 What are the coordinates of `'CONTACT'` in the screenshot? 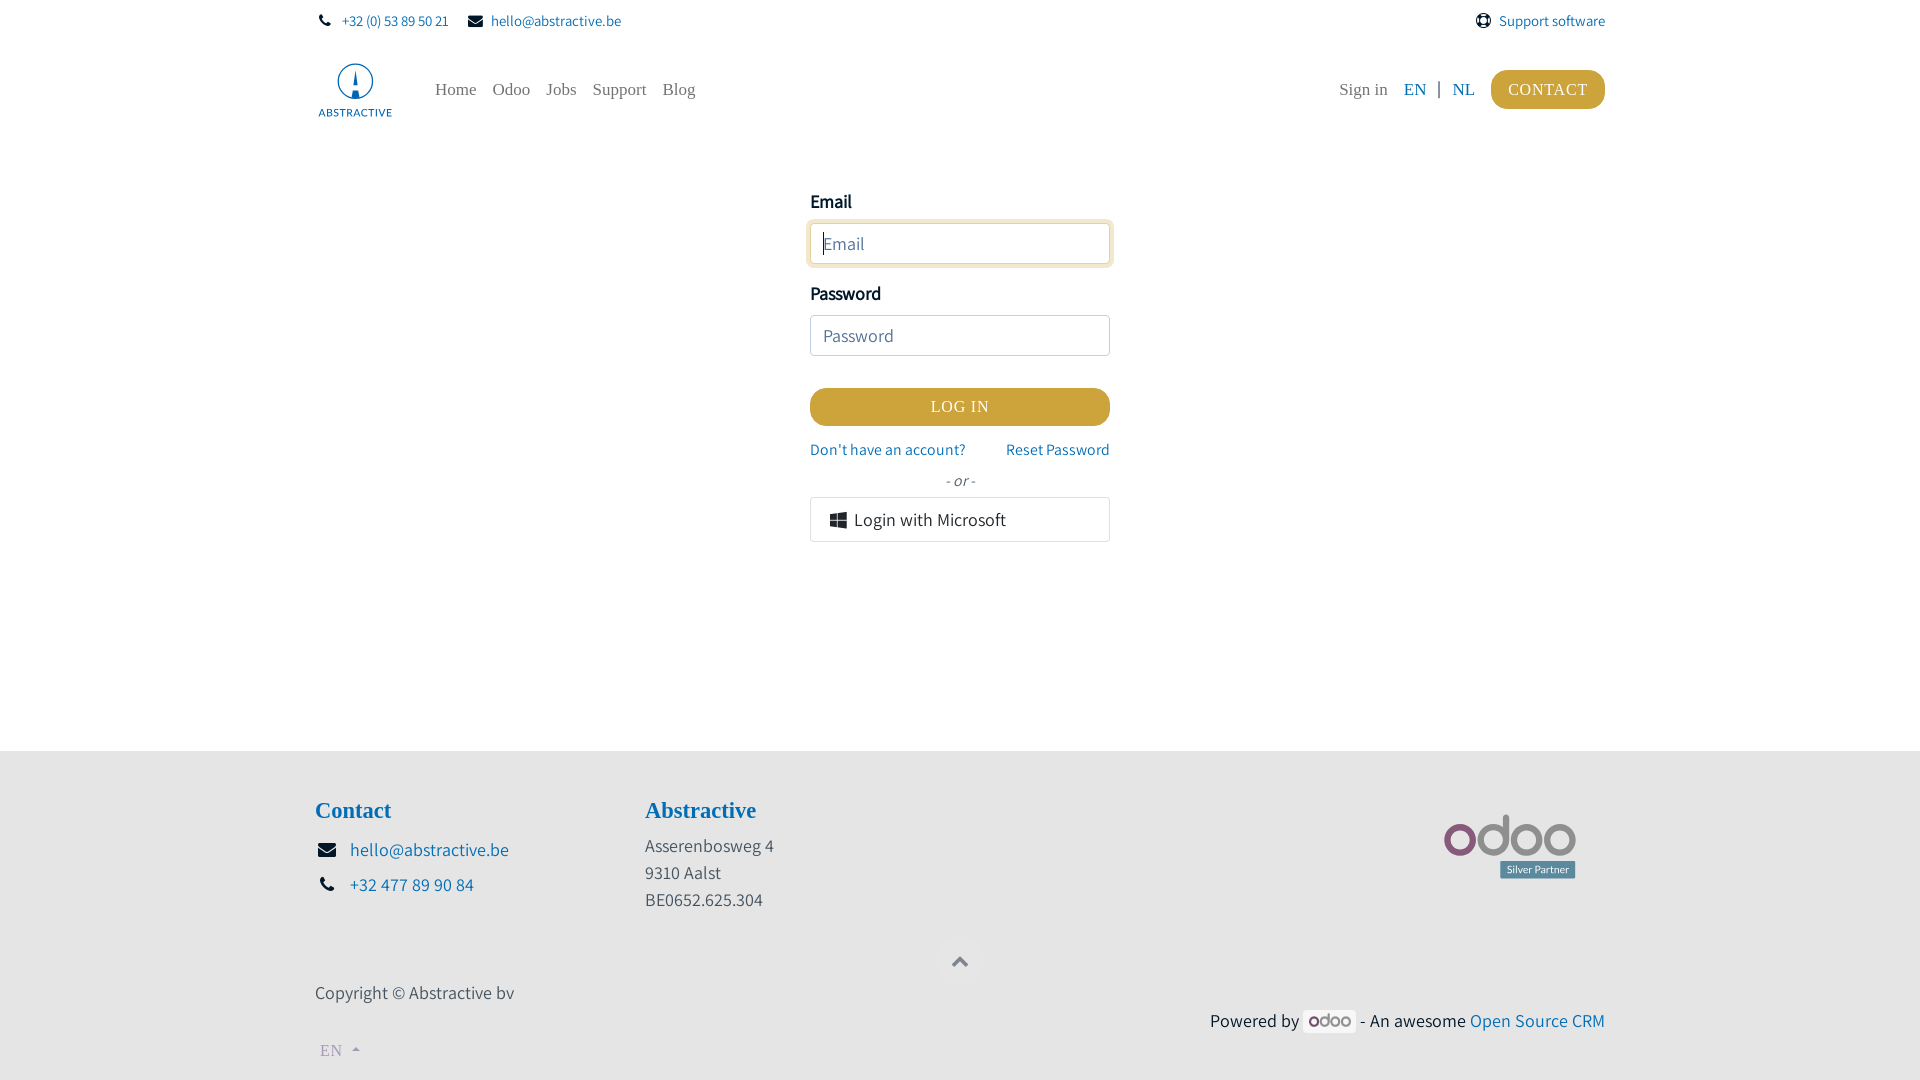 It's located at (1547, 88).